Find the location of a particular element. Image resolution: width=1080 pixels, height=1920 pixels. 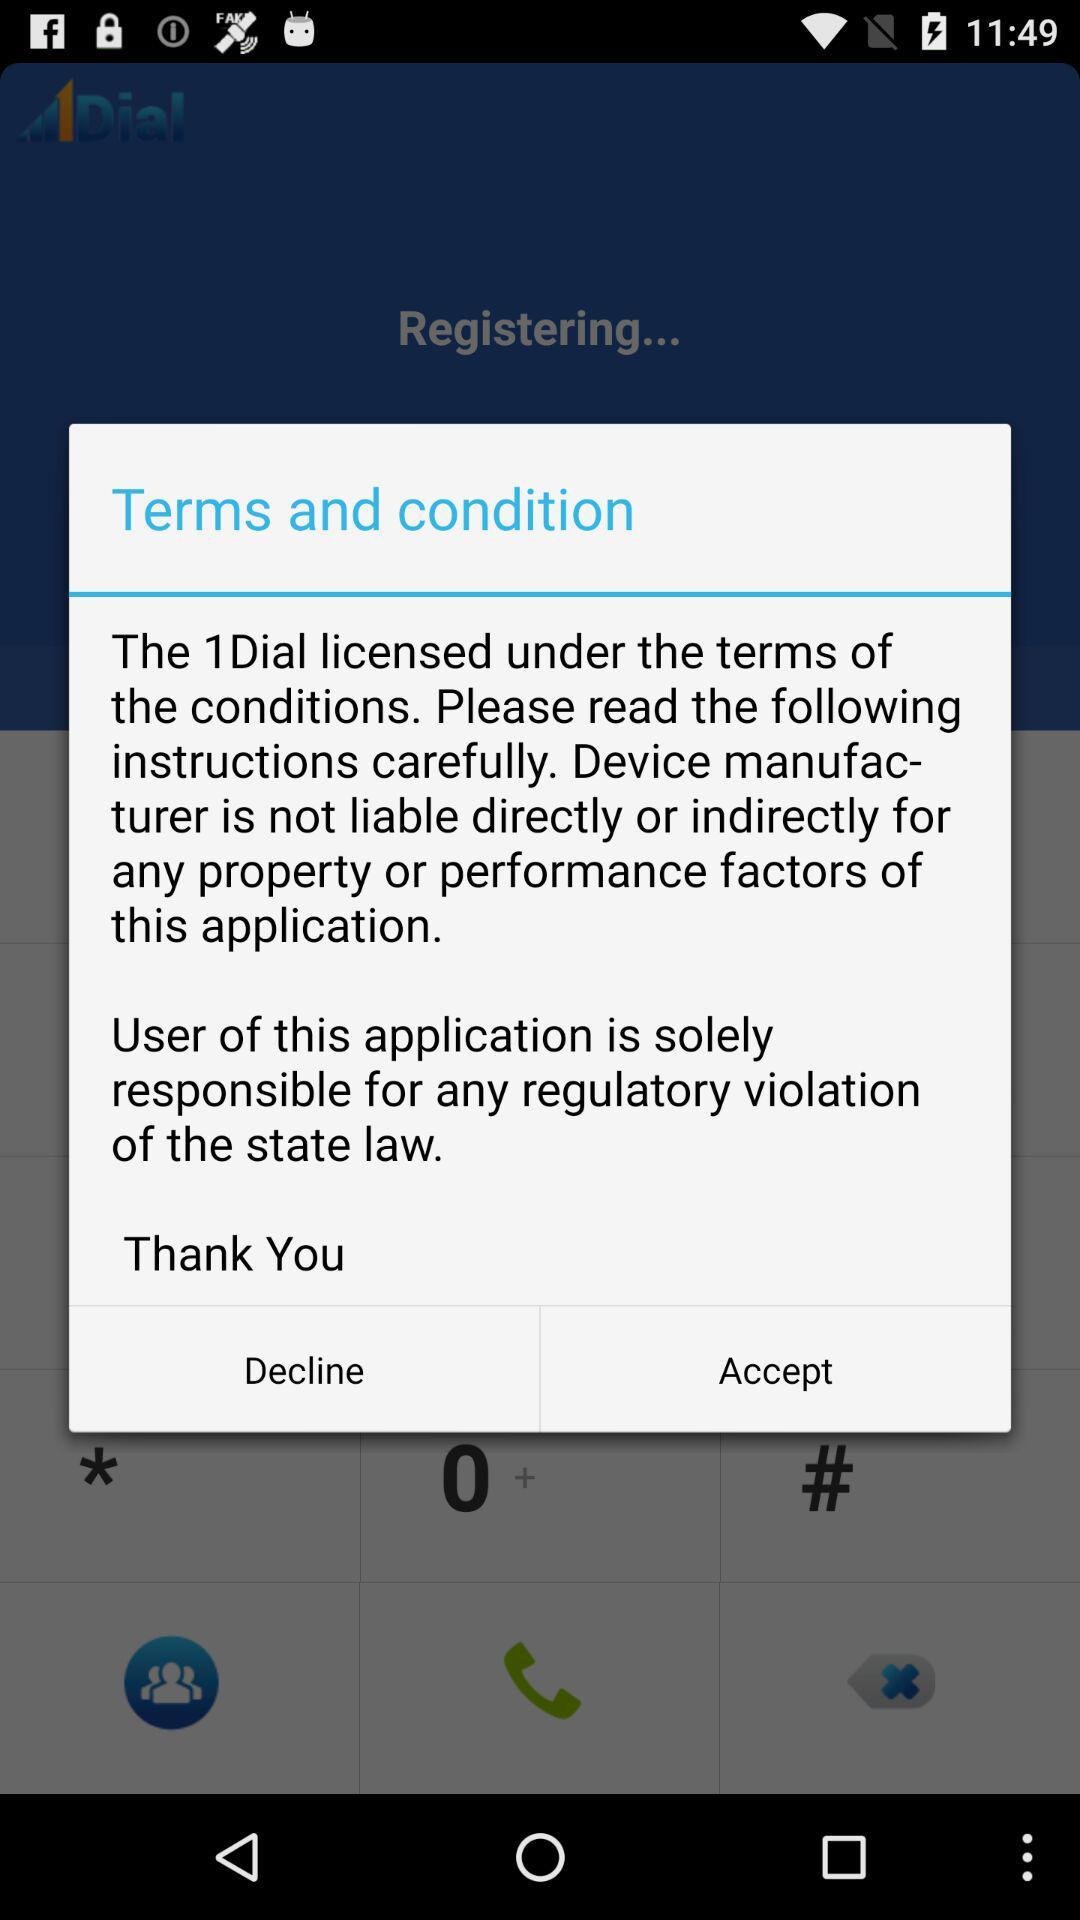

the decline is located at coordinates (304, 1368).